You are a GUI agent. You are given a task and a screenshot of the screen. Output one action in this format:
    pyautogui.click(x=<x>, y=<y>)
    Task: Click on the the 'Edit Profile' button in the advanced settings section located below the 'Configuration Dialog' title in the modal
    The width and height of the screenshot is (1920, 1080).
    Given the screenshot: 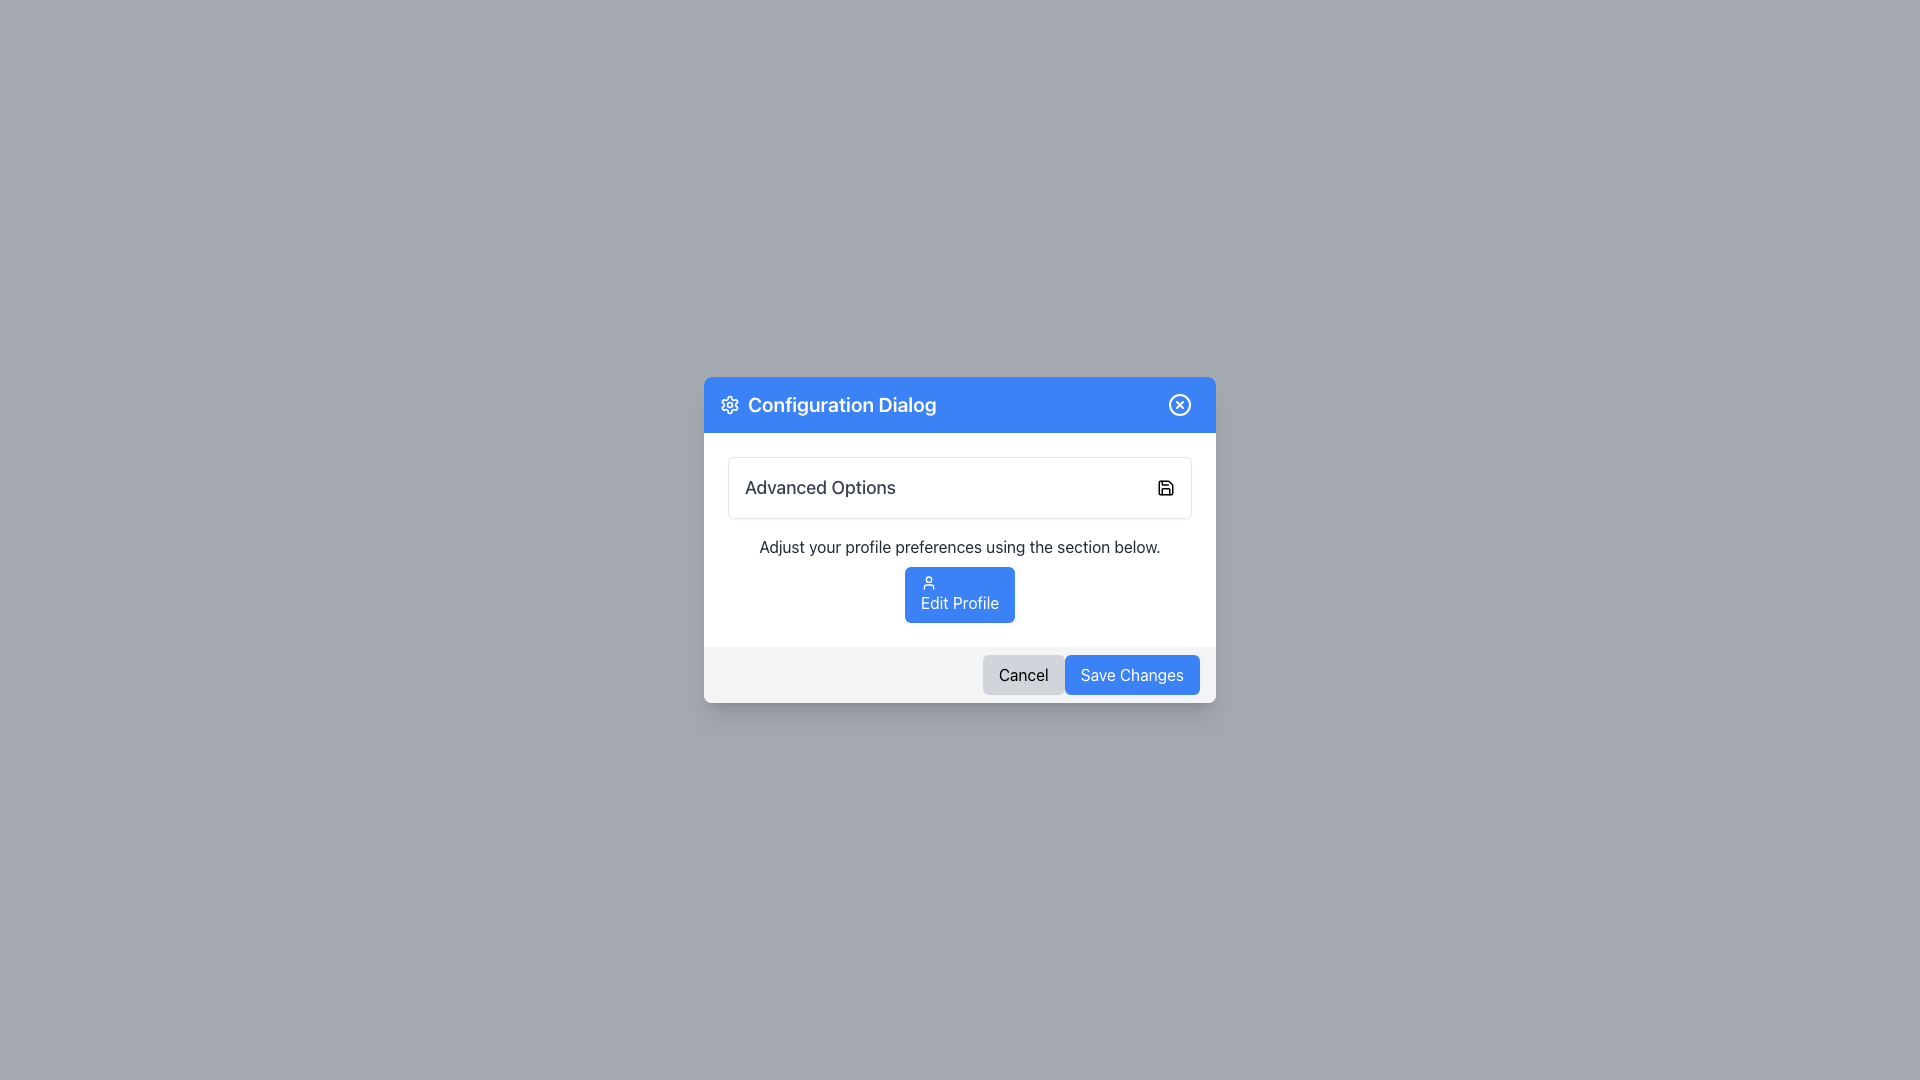 What is the action you would take?
    pyautogui.click(x=960, y=540)
    